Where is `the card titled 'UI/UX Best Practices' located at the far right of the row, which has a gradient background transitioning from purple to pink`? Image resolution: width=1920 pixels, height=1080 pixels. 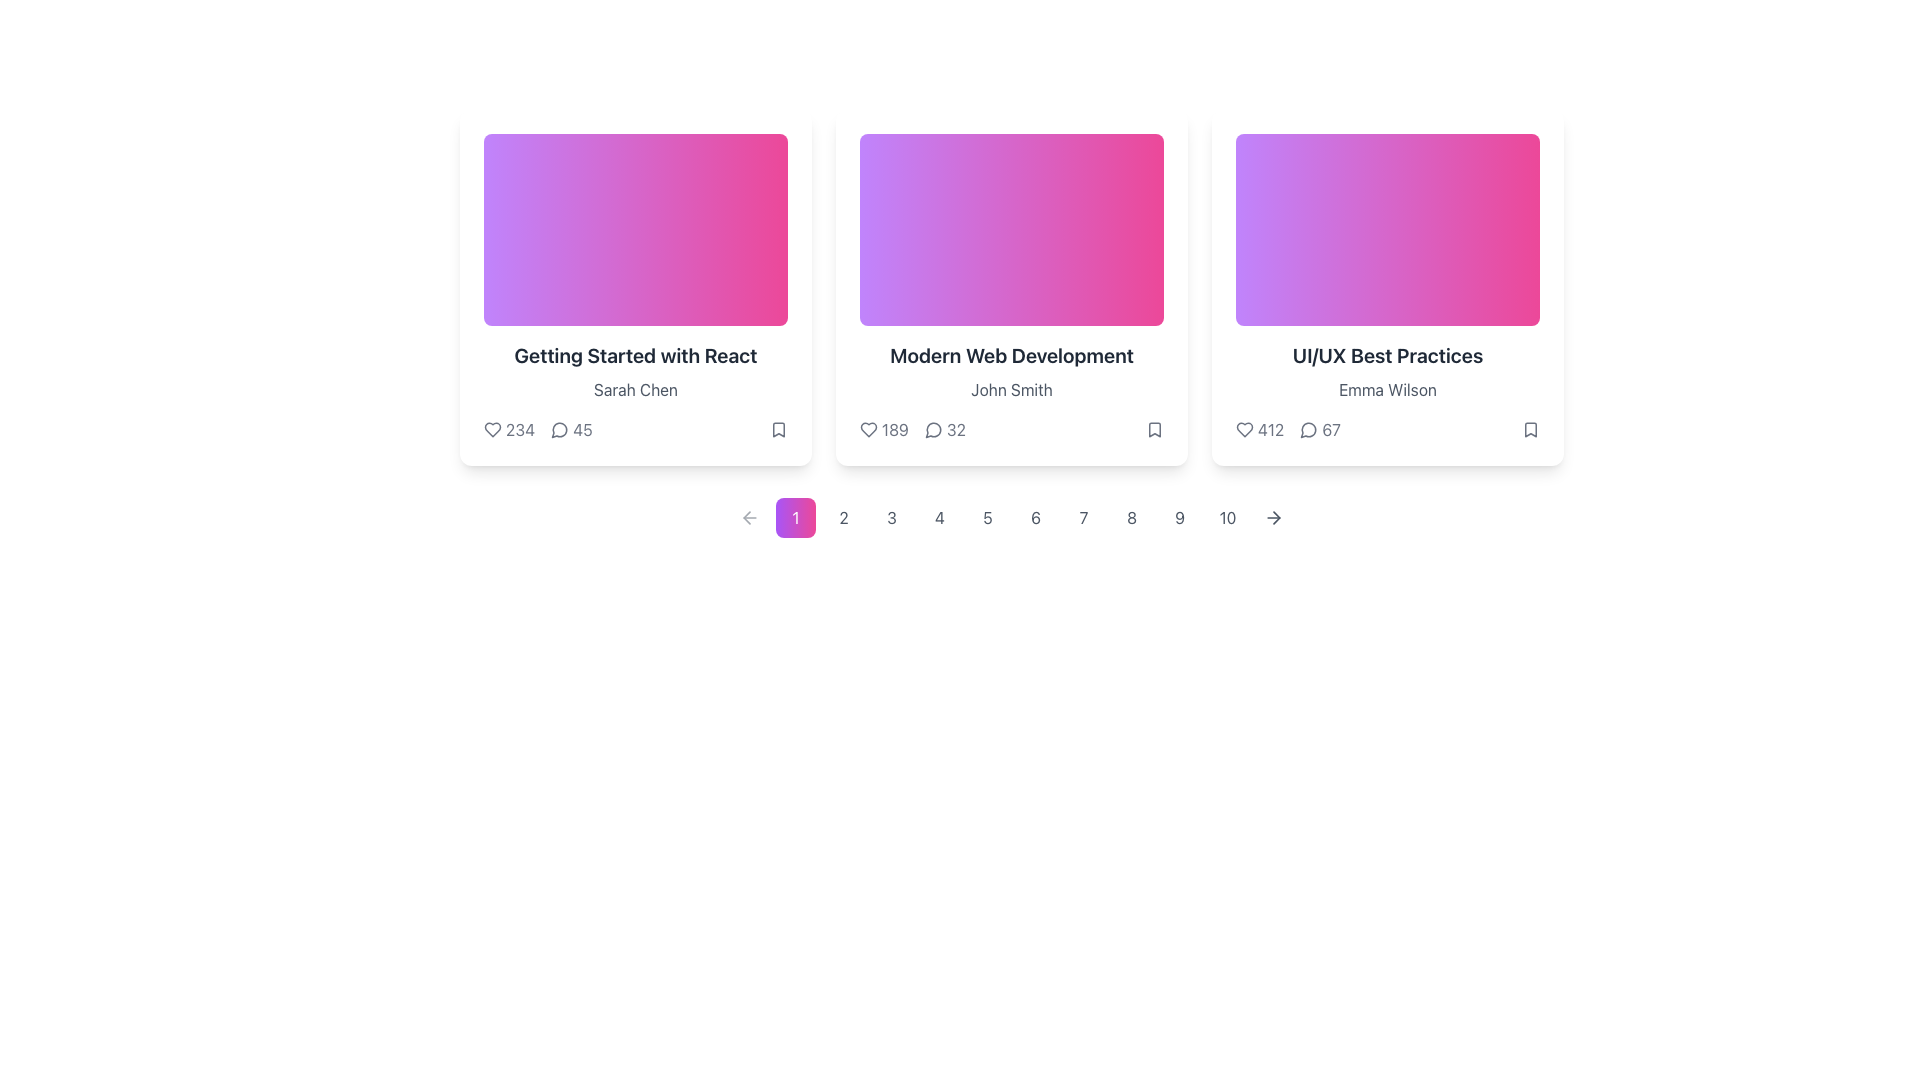
the card titled 'UI/UX Best Practices' located at the far right of the row, which has a gradient background transitioning from purple to pink is located at coordinates (1386, 288).